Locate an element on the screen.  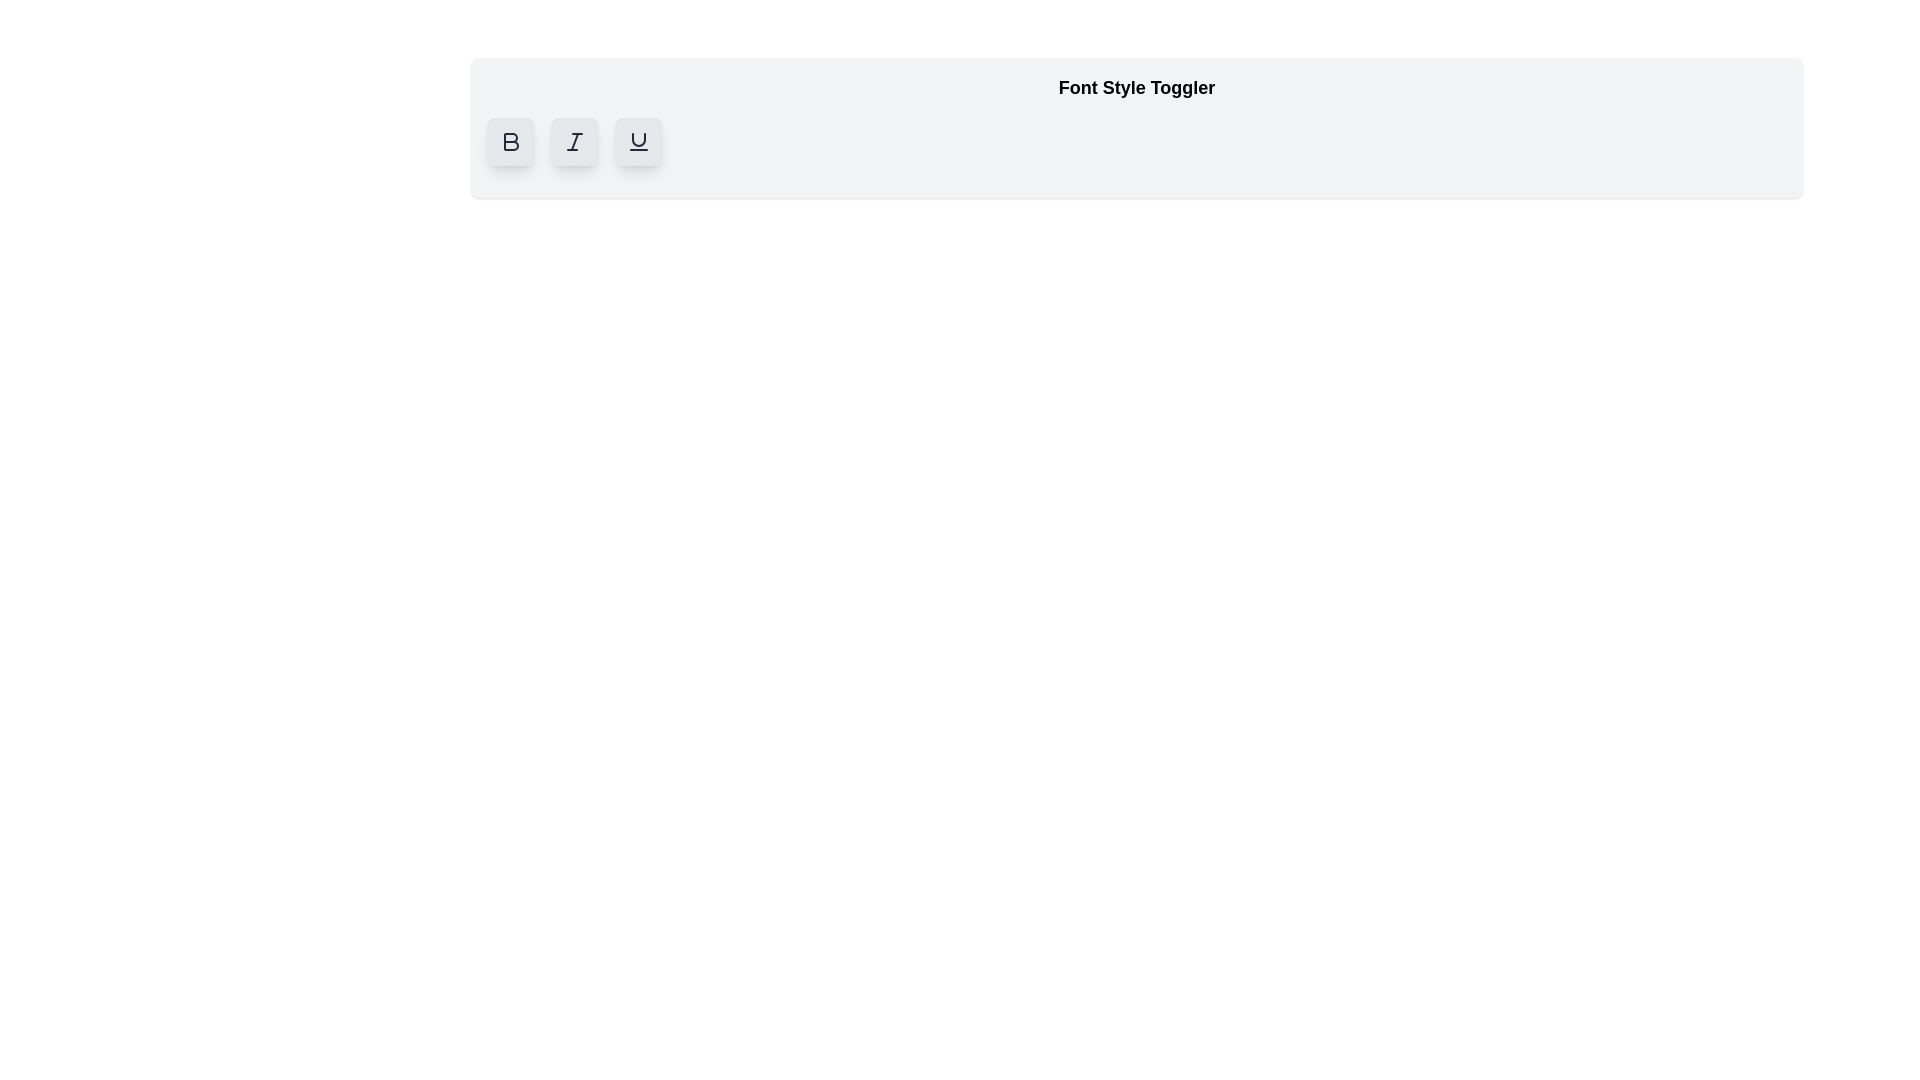
the underline formatting button, which is the third button on the toolbar is located at coordinates (637, 141).